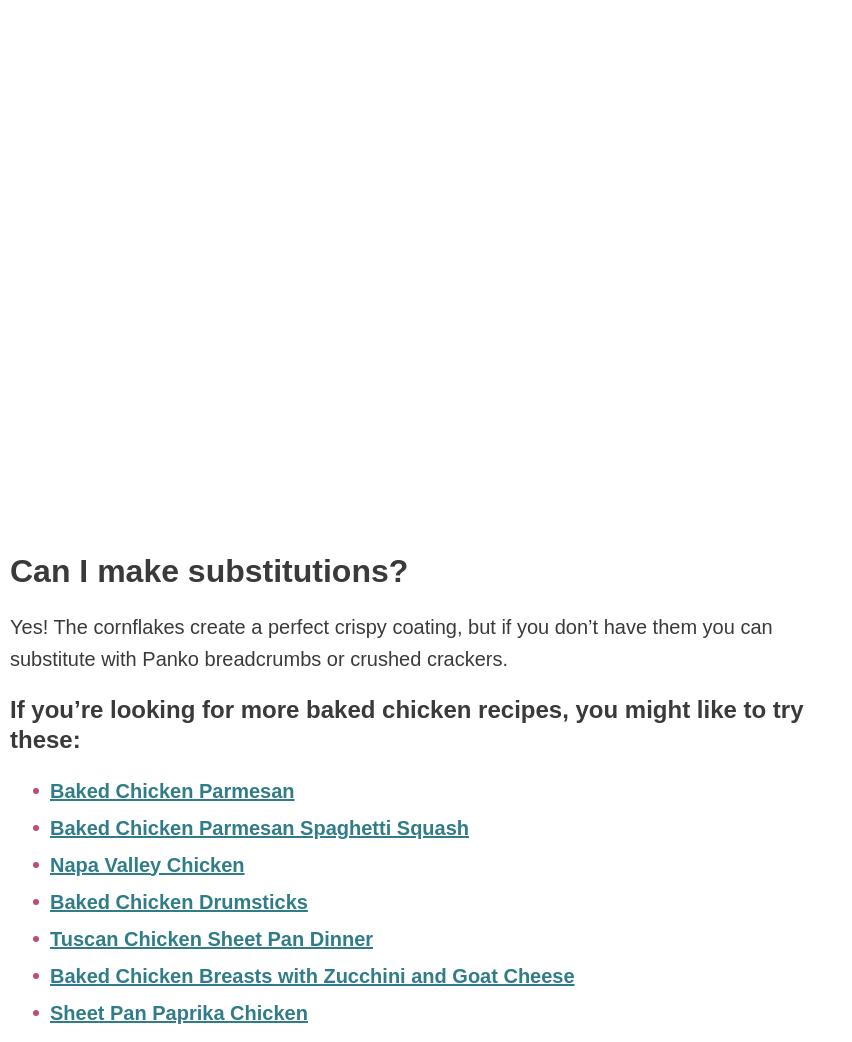  What do you see at coordinates (145, 864) in the screenshot?
I see `'Napa Valley Chicken'` at bounding box center [145, 864].